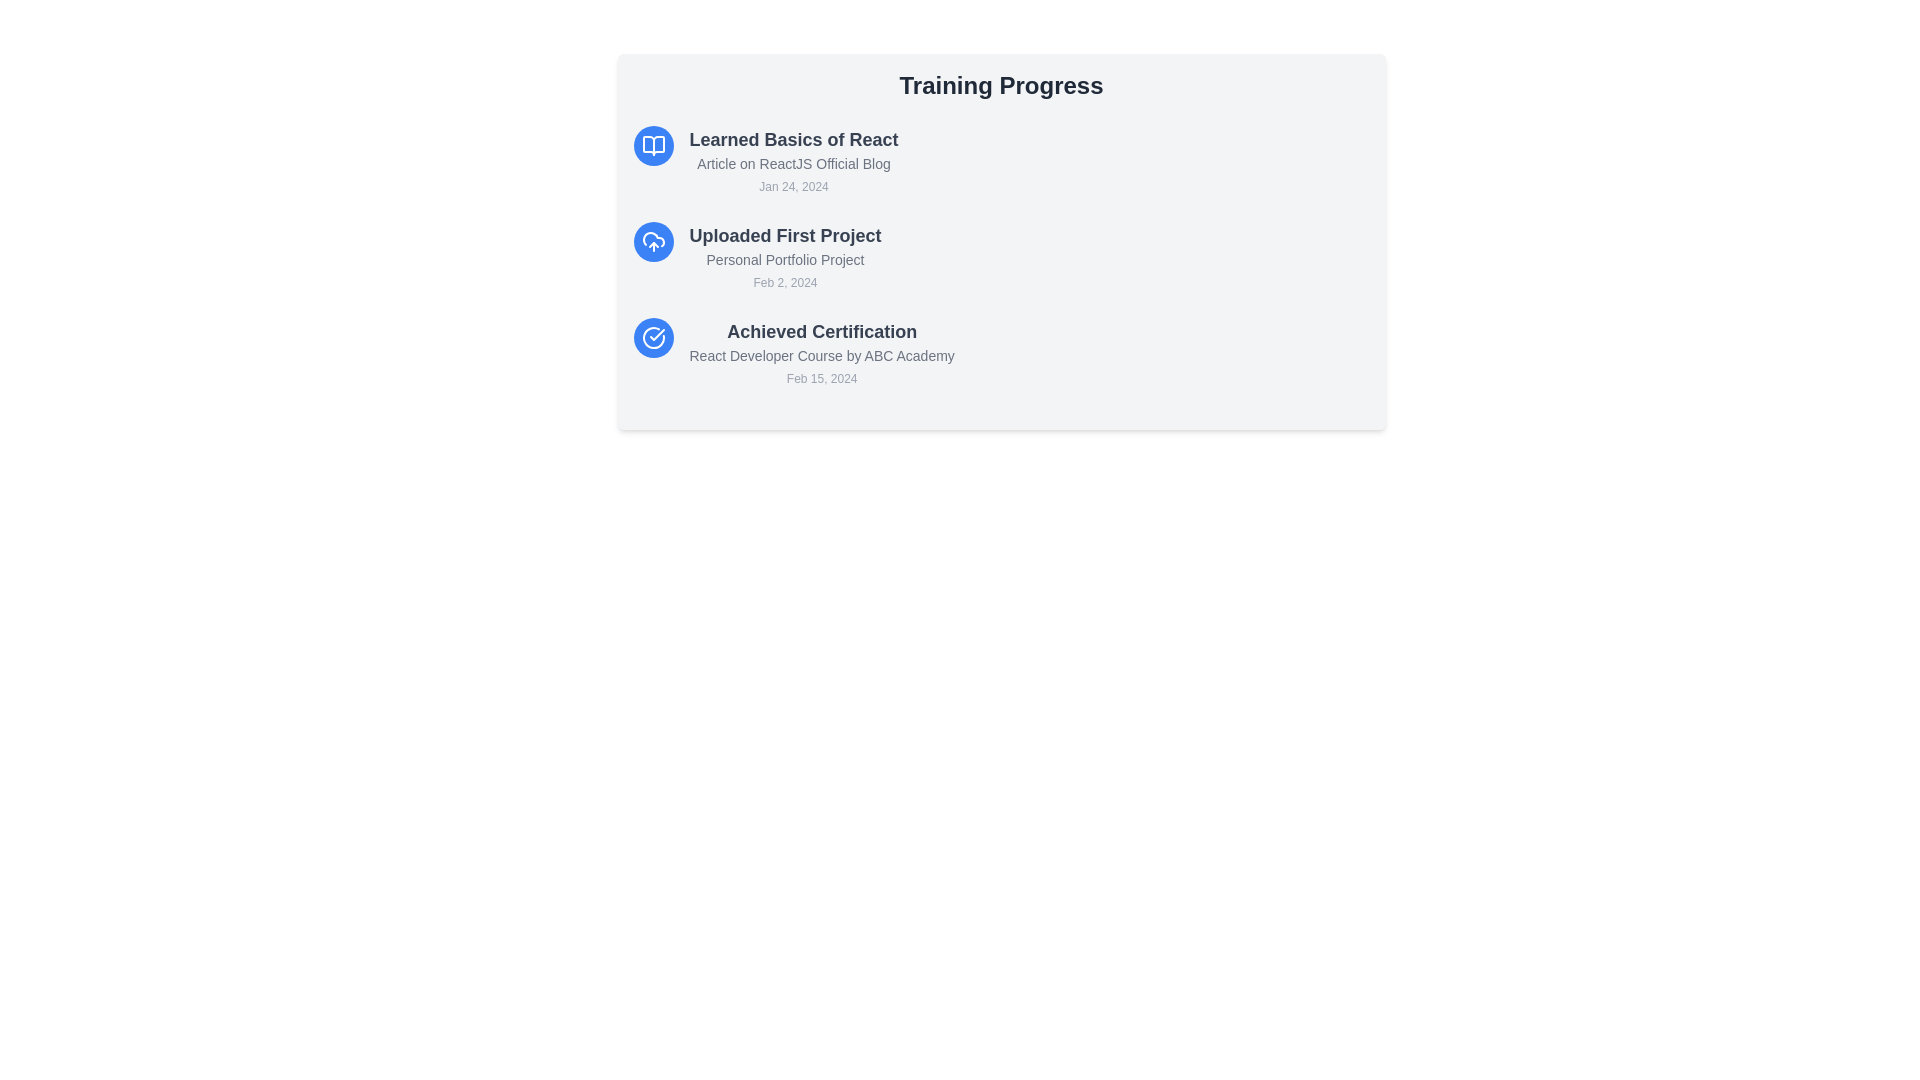  What do you see at coordinates (653, 145) in the screenshot?
I see `the SVG icon representing the 'Learned Basics of React' achievement, which is located in the first item of the training progress activities list, to the left of the text and within a blue circle` at bounding box center [653, 145].